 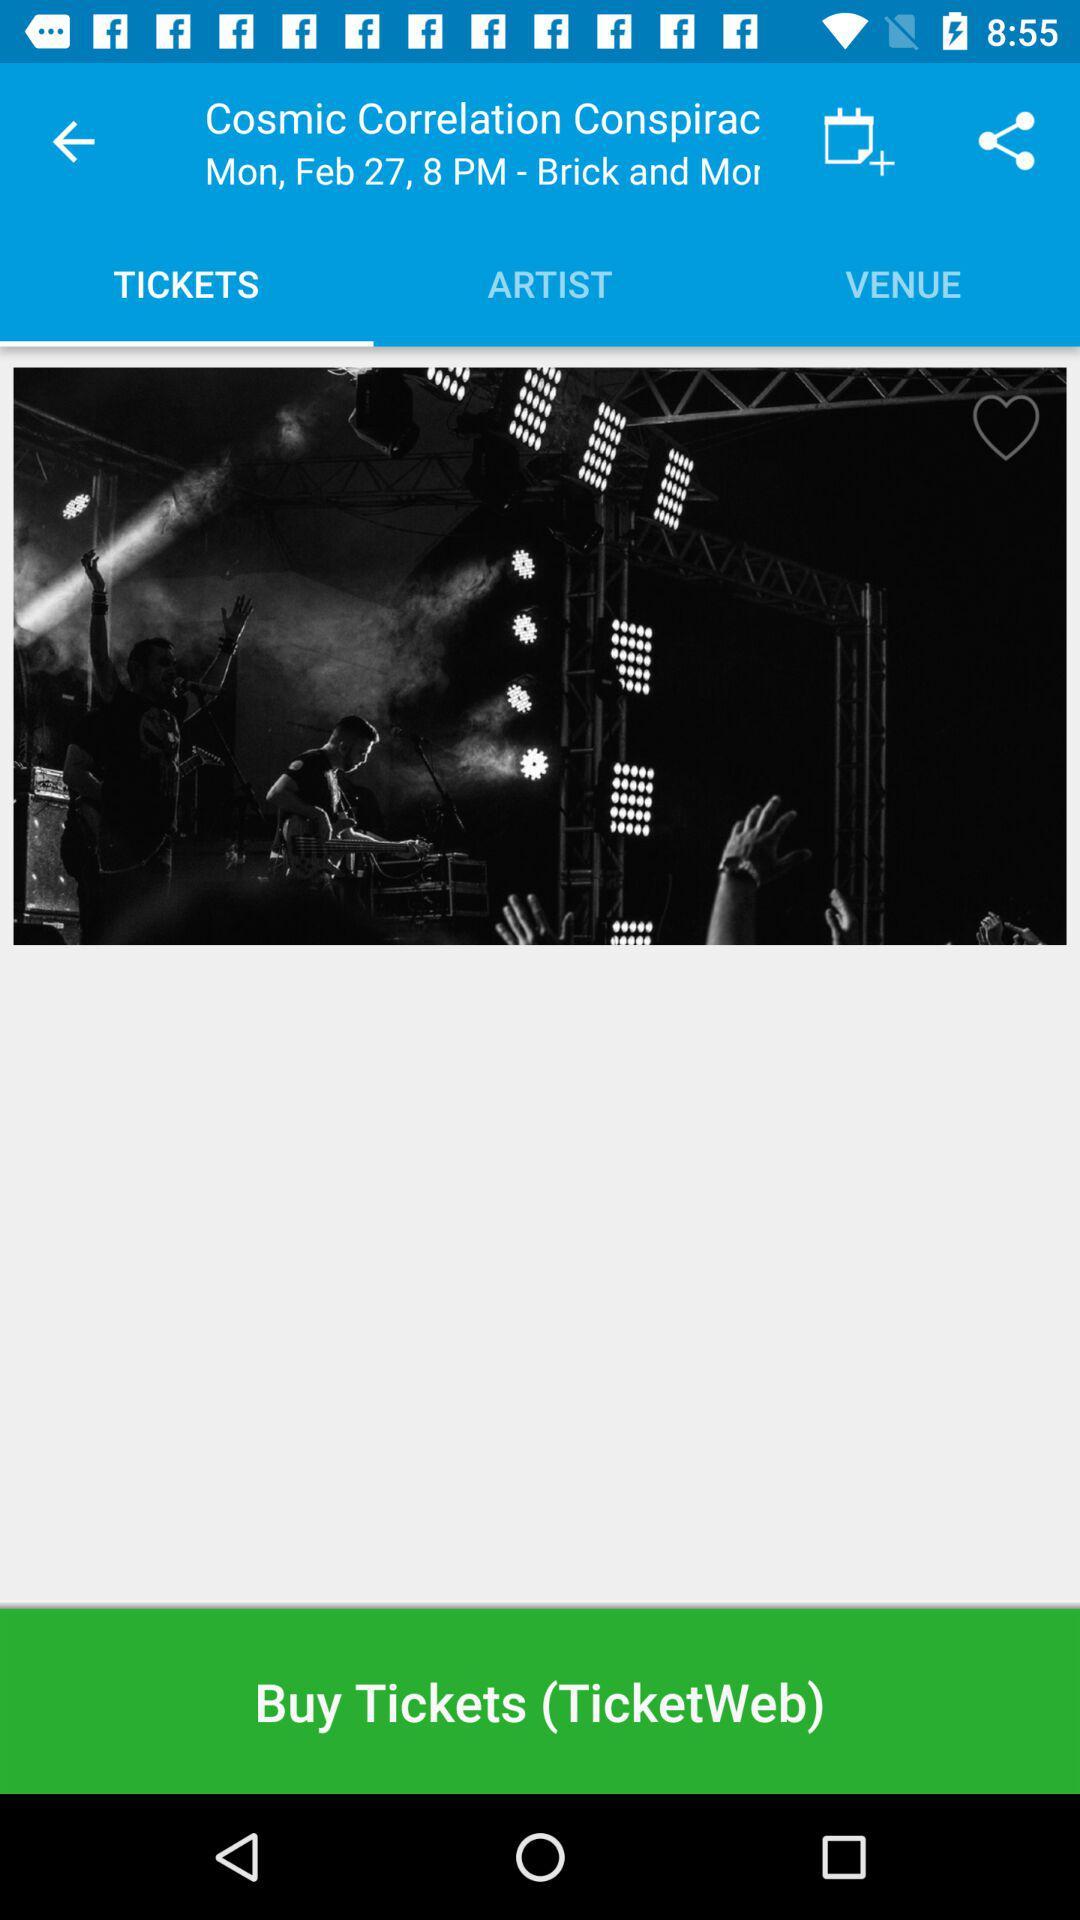 I want to click on icon to the left of cosmic correlation conspiracy item, so click(x=72, y=140).